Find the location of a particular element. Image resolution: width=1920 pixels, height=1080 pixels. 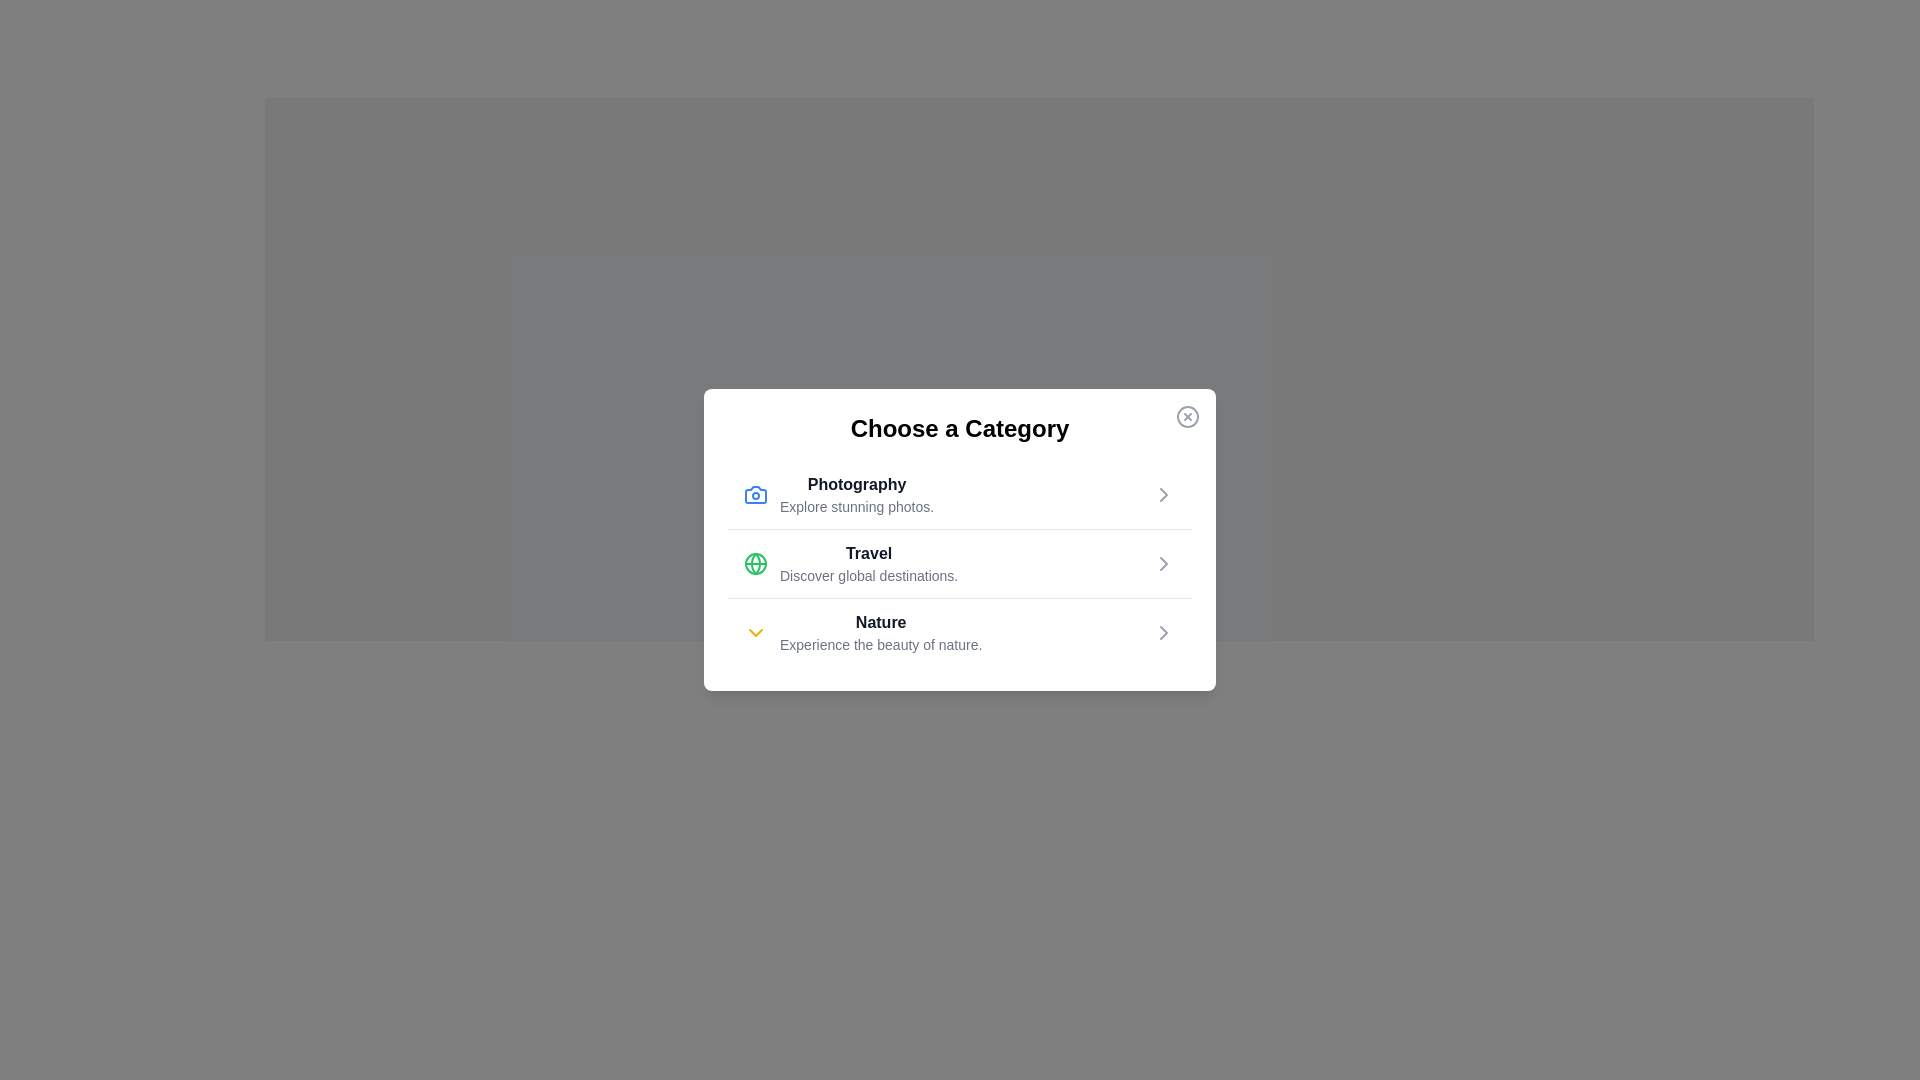

the close button located in the top-right corner of the 'Choose a Category' dialog box to change its color is located at coordinates (1188, 415).